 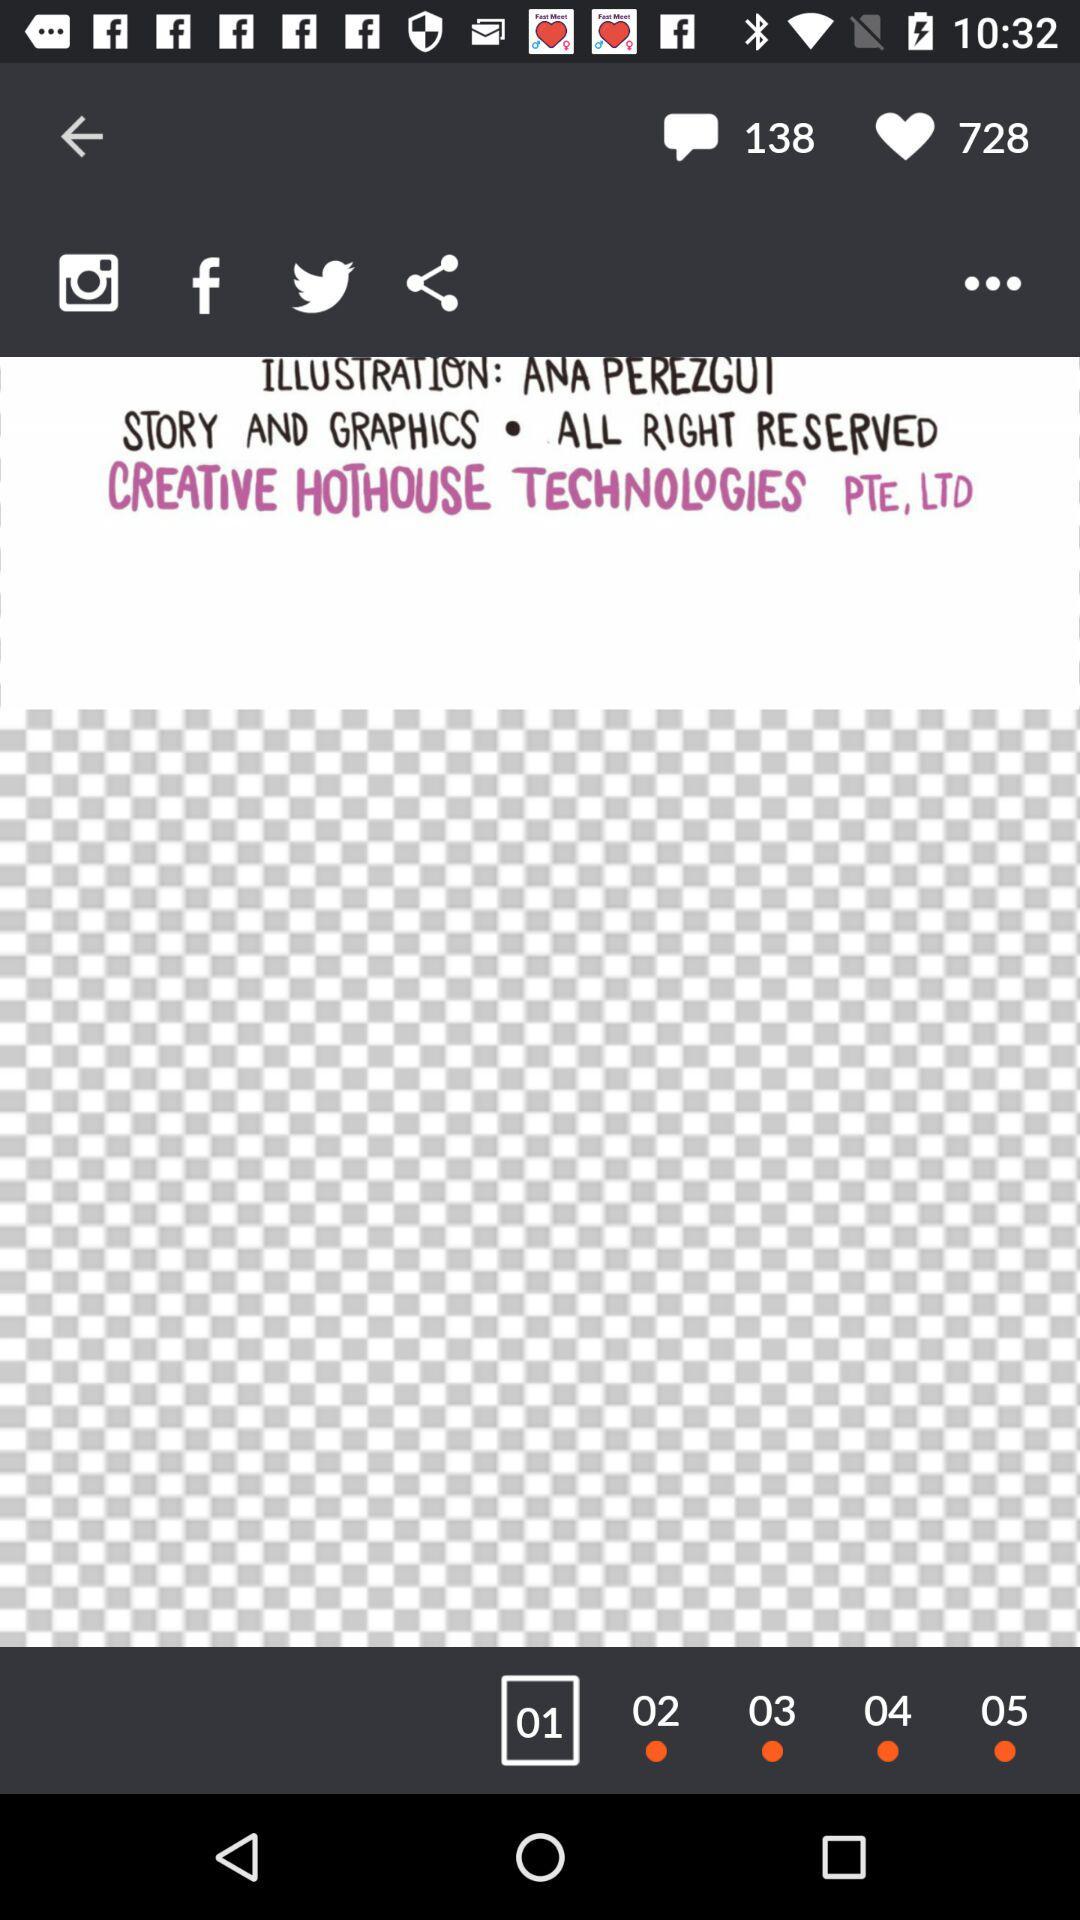 What do you see at coordinates (87, 282) in the screenshot?
I see `the photo icon` at bounding box center [87, 282].